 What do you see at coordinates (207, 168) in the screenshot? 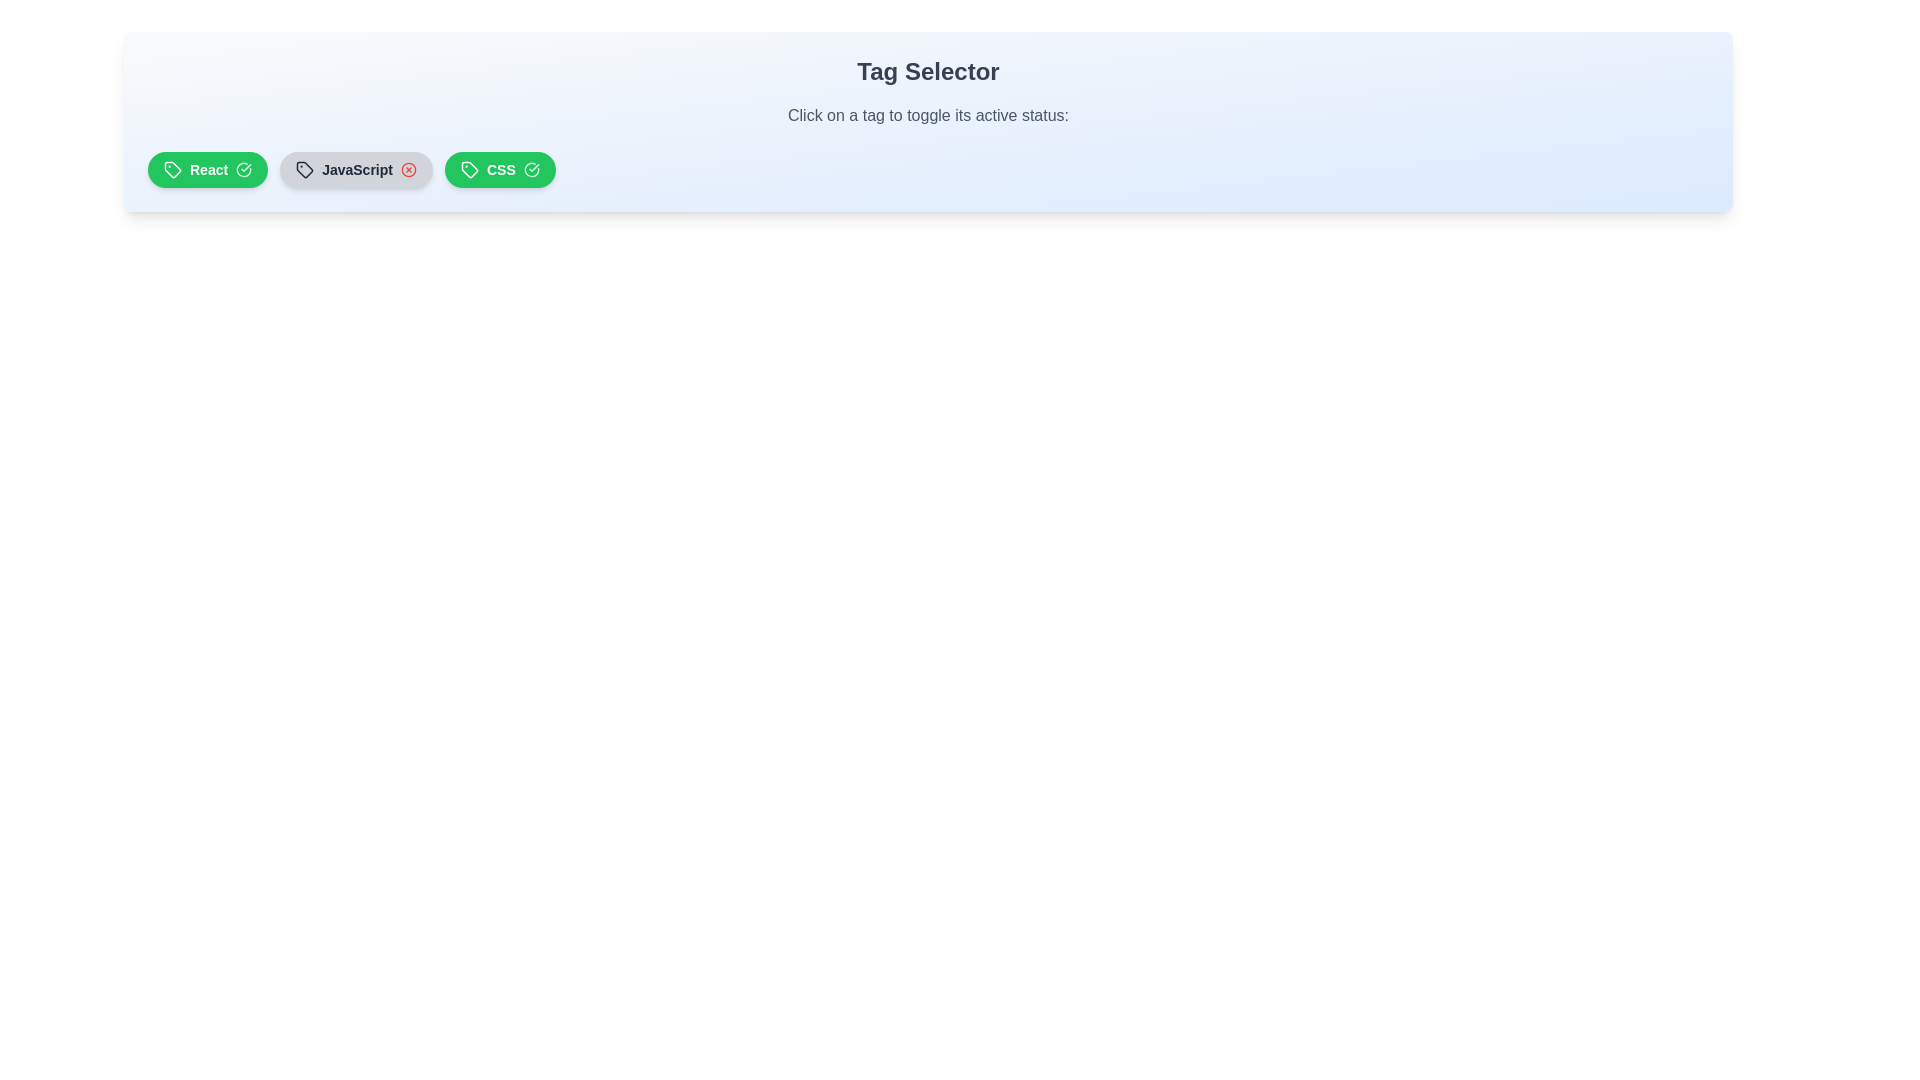
I see `the tag button labeled React to view its hover effect` at bounding box center [207, 168].